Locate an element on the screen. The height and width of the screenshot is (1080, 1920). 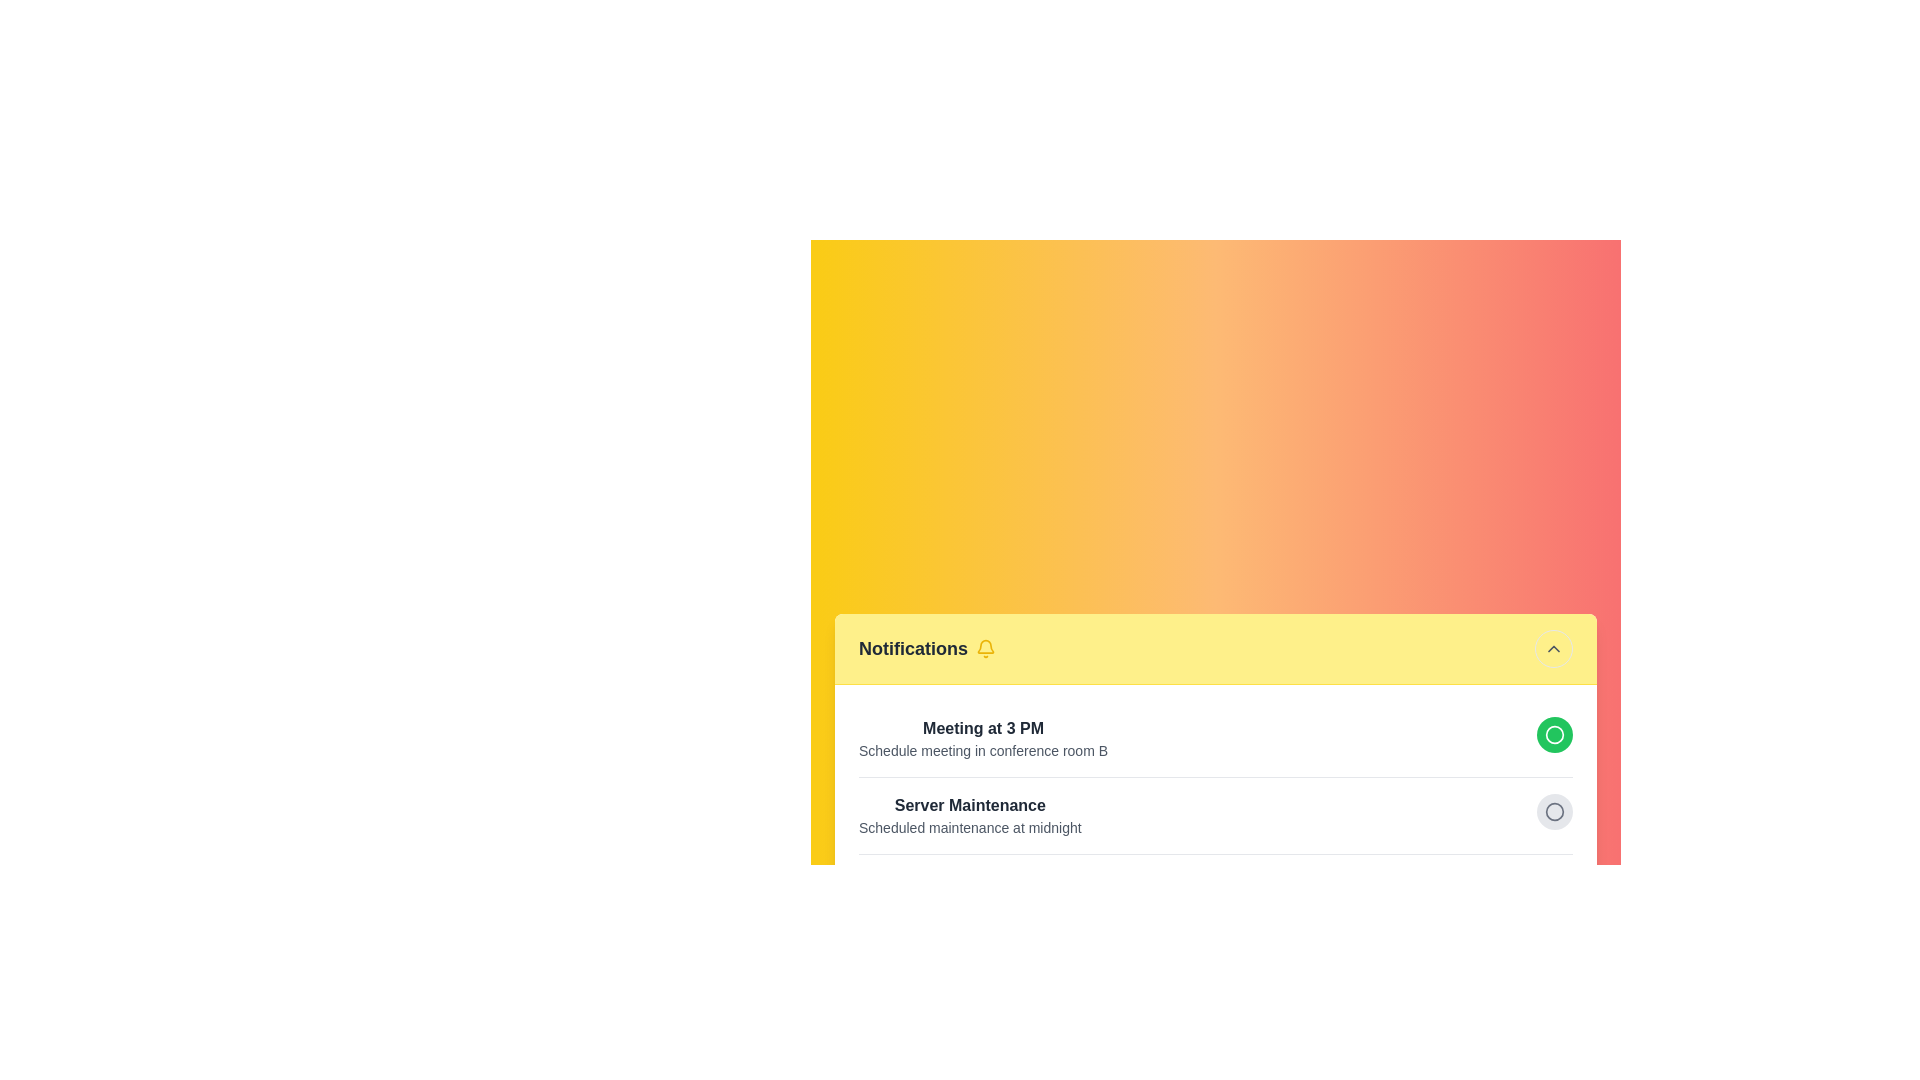
the notification card that informs the user about a scheduled maintenance event, which is the second item in the notifications list is located at coordinates (1214, 814).